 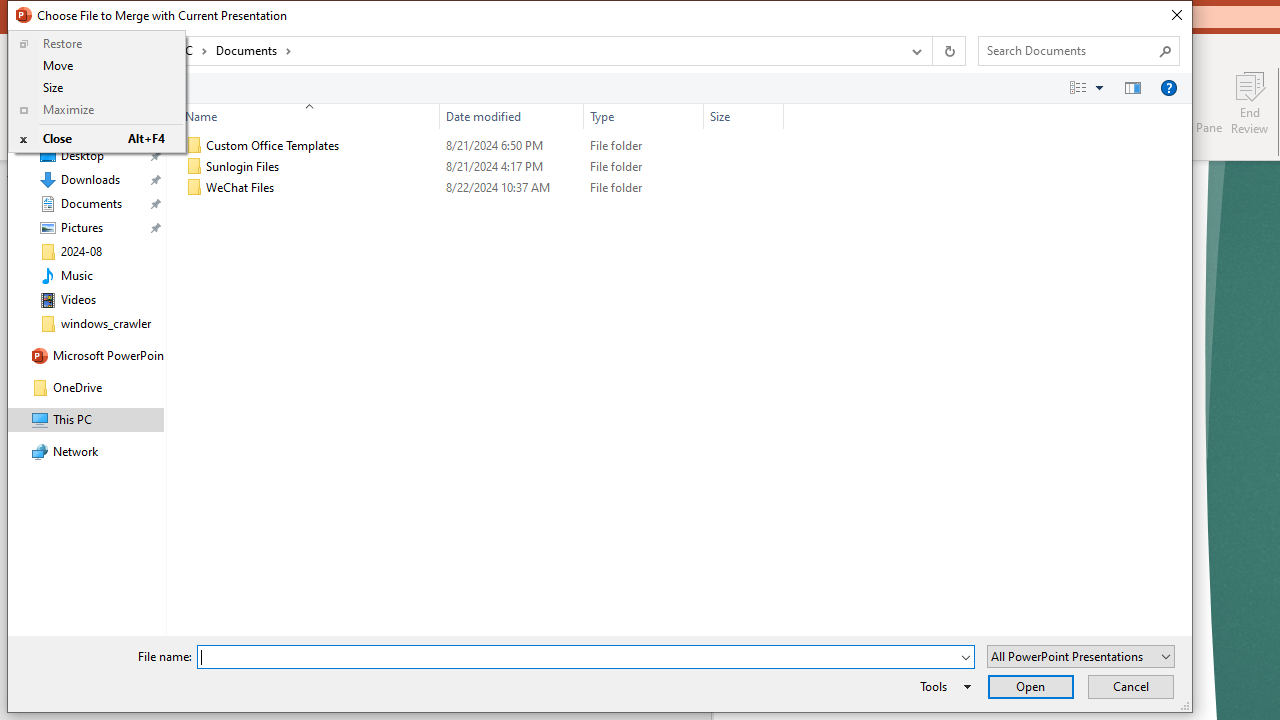 I want to click on 'Date modified', so click(x=512, y=116).